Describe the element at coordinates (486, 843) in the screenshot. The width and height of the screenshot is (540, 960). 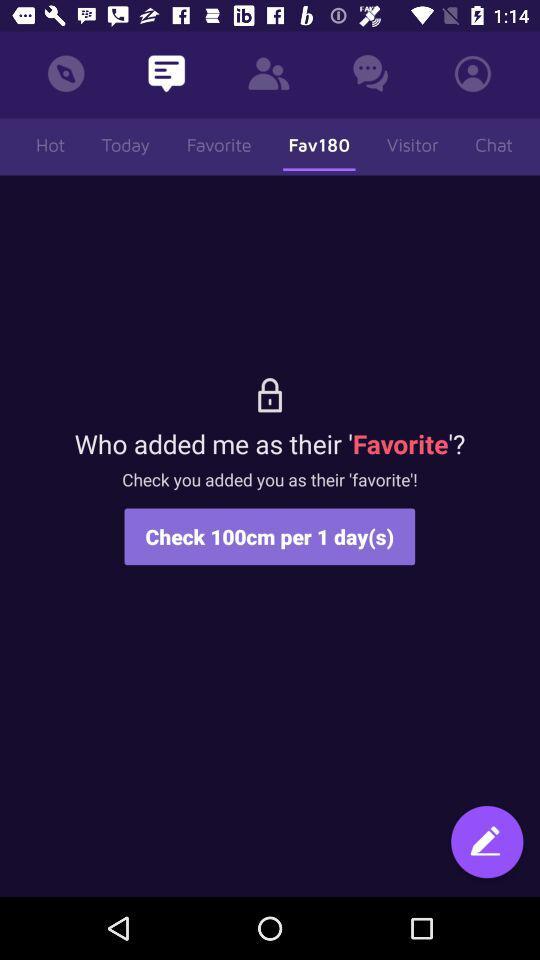
I see `icon below the check you added item` at that location.